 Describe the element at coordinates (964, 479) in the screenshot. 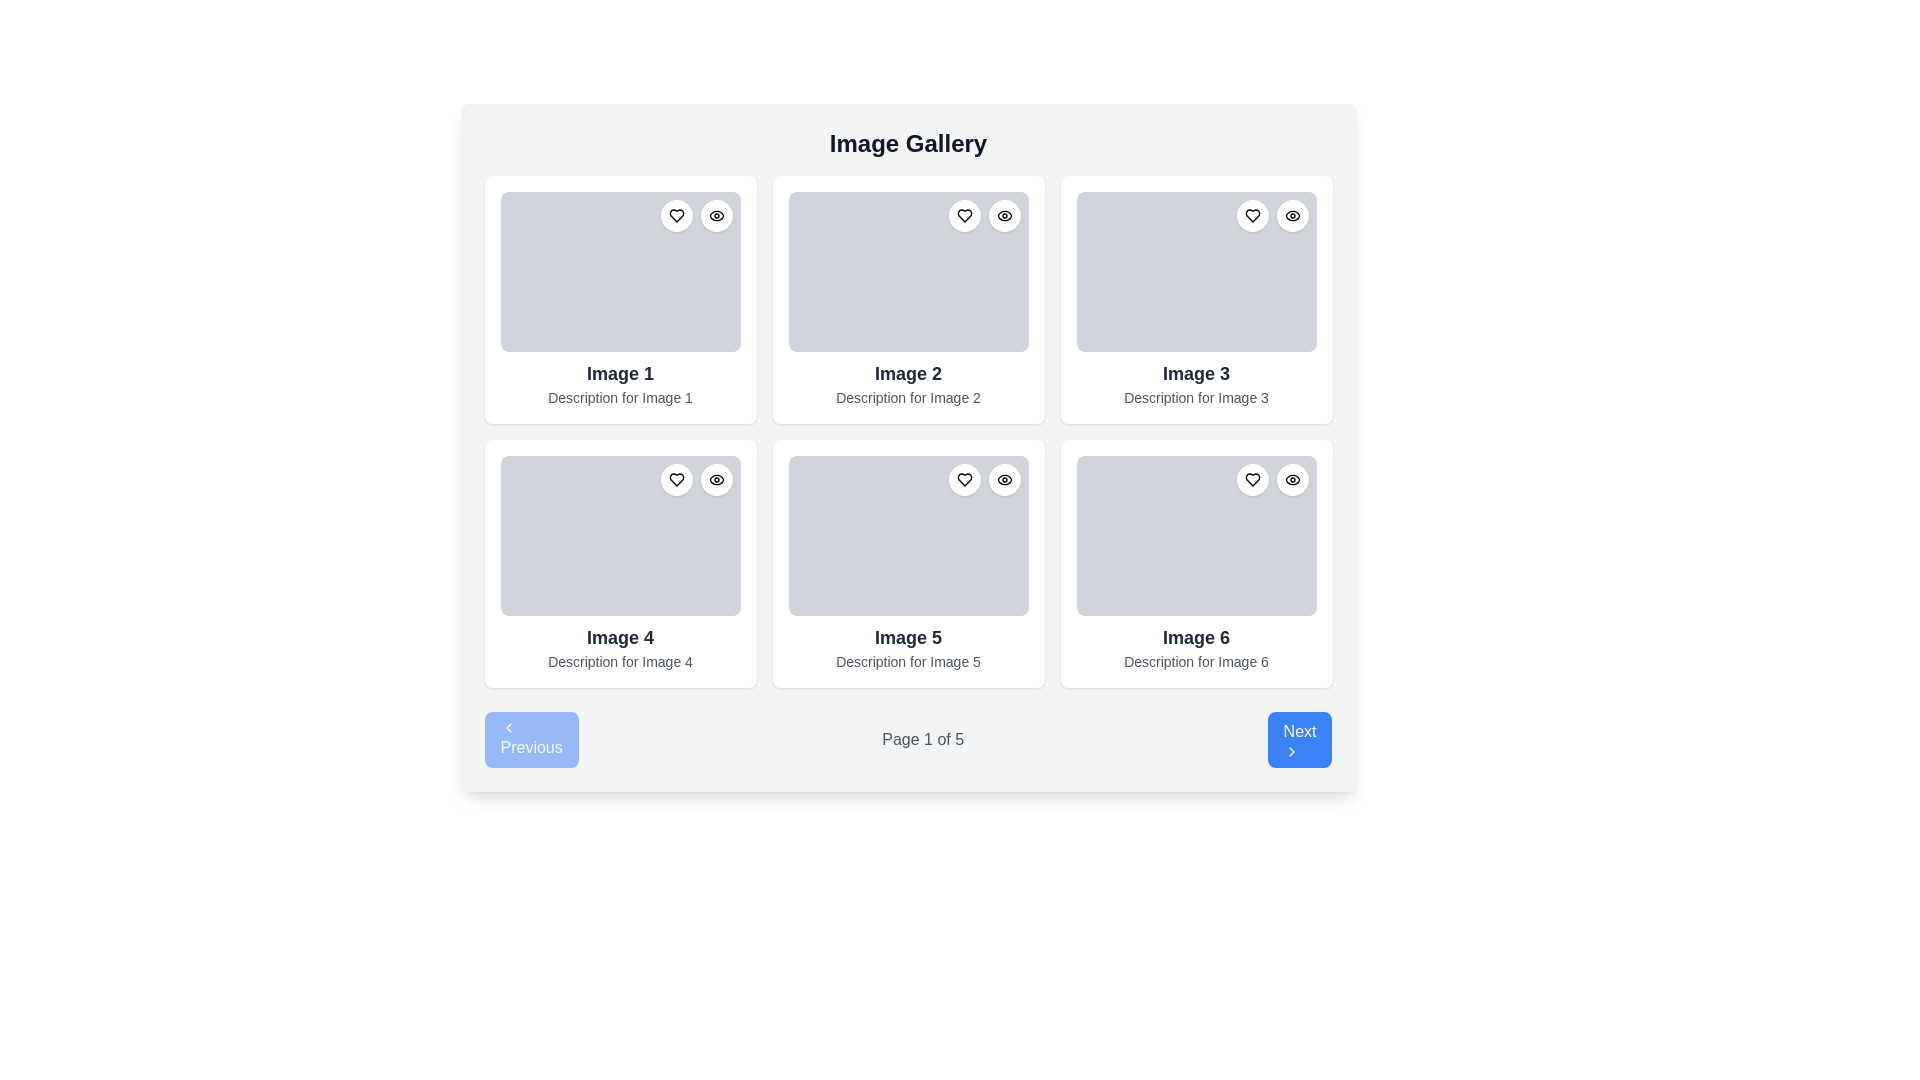

I see `the heart icon located at the top-right corner of the image thumbnail in the fifth position of the gallery grid to mark it as a favorite` at that location.